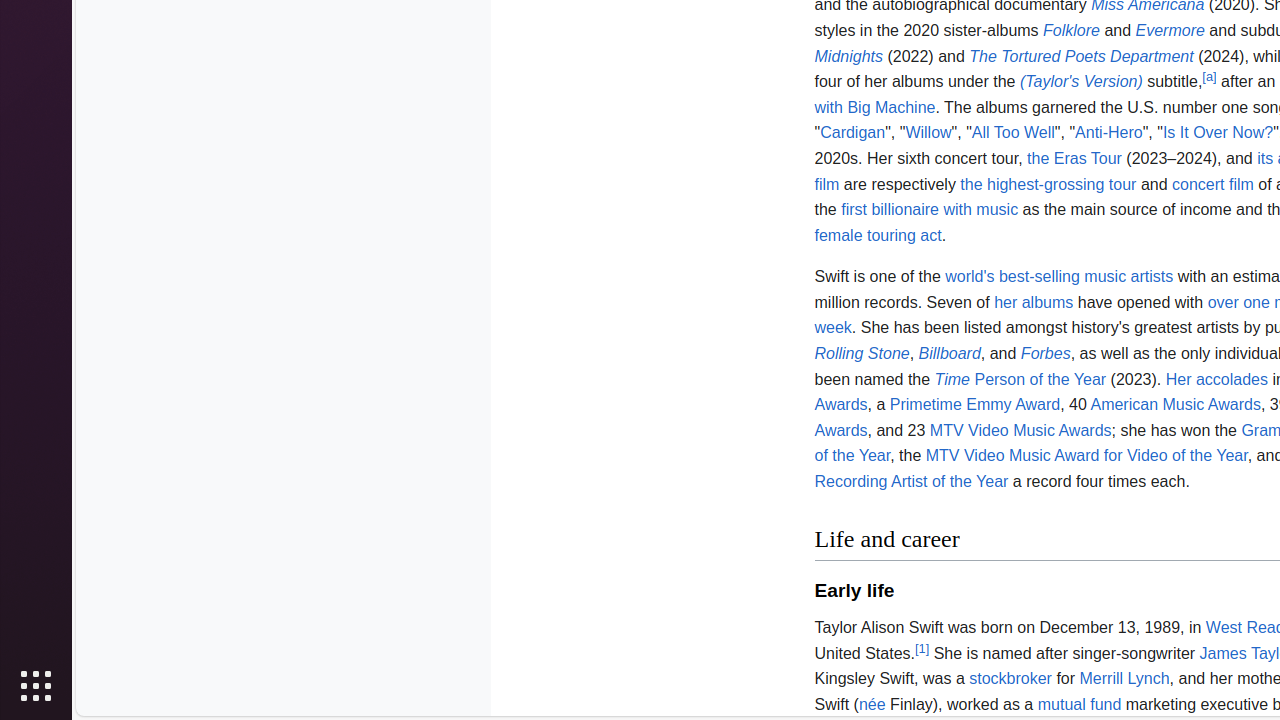  I want to click on 'Rolling Stone', so click(861, 353).